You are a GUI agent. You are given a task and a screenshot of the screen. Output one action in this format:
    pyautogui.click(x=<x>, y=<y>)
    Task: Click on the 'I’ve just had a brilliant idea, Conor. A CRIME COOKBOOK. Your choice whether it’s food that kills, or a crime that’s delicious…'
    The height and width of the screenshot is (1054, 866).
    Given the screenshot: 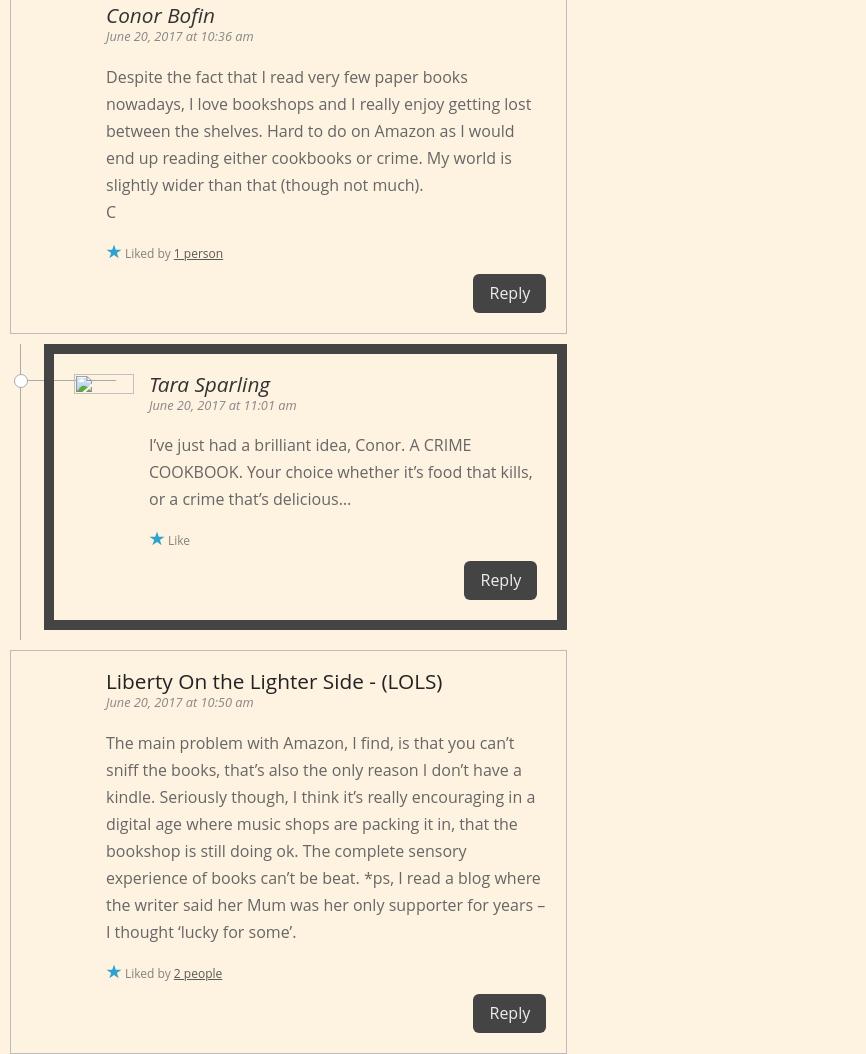 What is the action you would take?
    pyautogui.click(x=339, y=471)
    